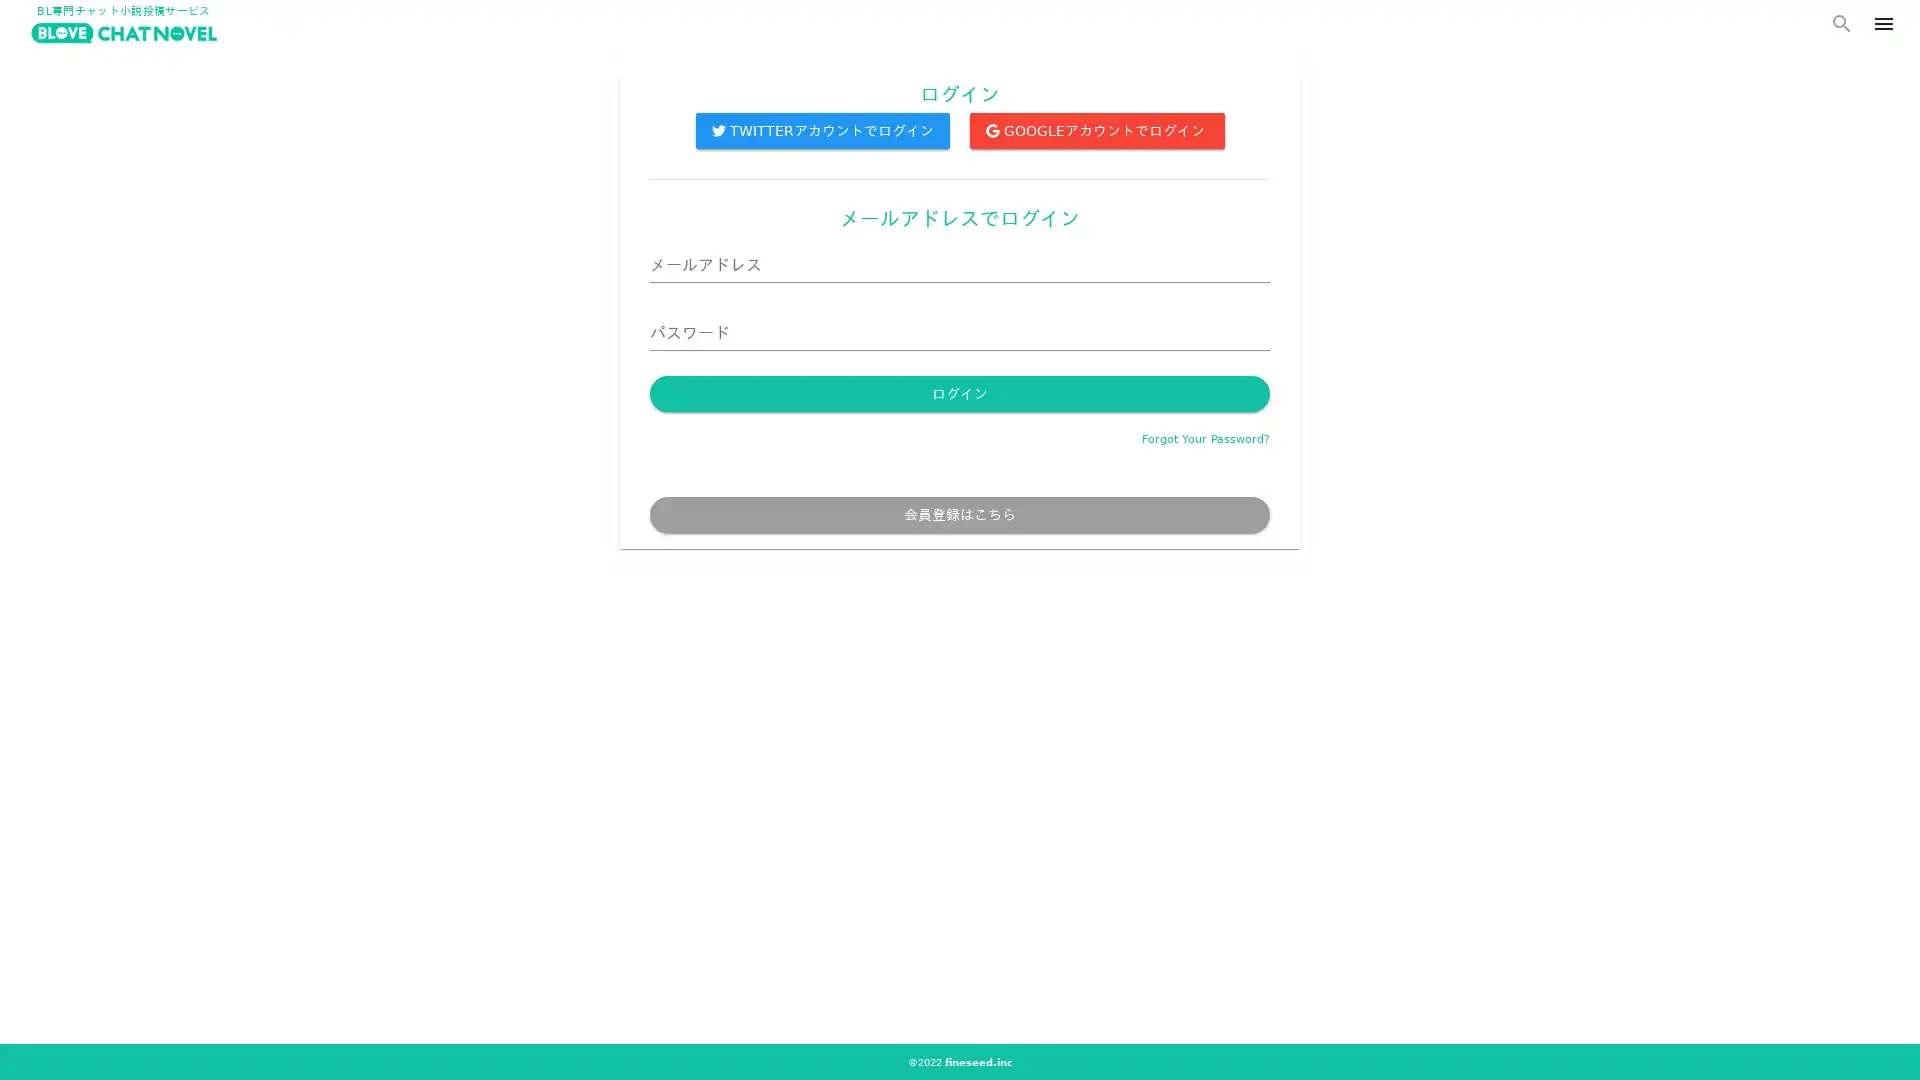 The height and width of the screenshot is (1080, 1920). I want to click on GOOGLE, so click(1095, 145).